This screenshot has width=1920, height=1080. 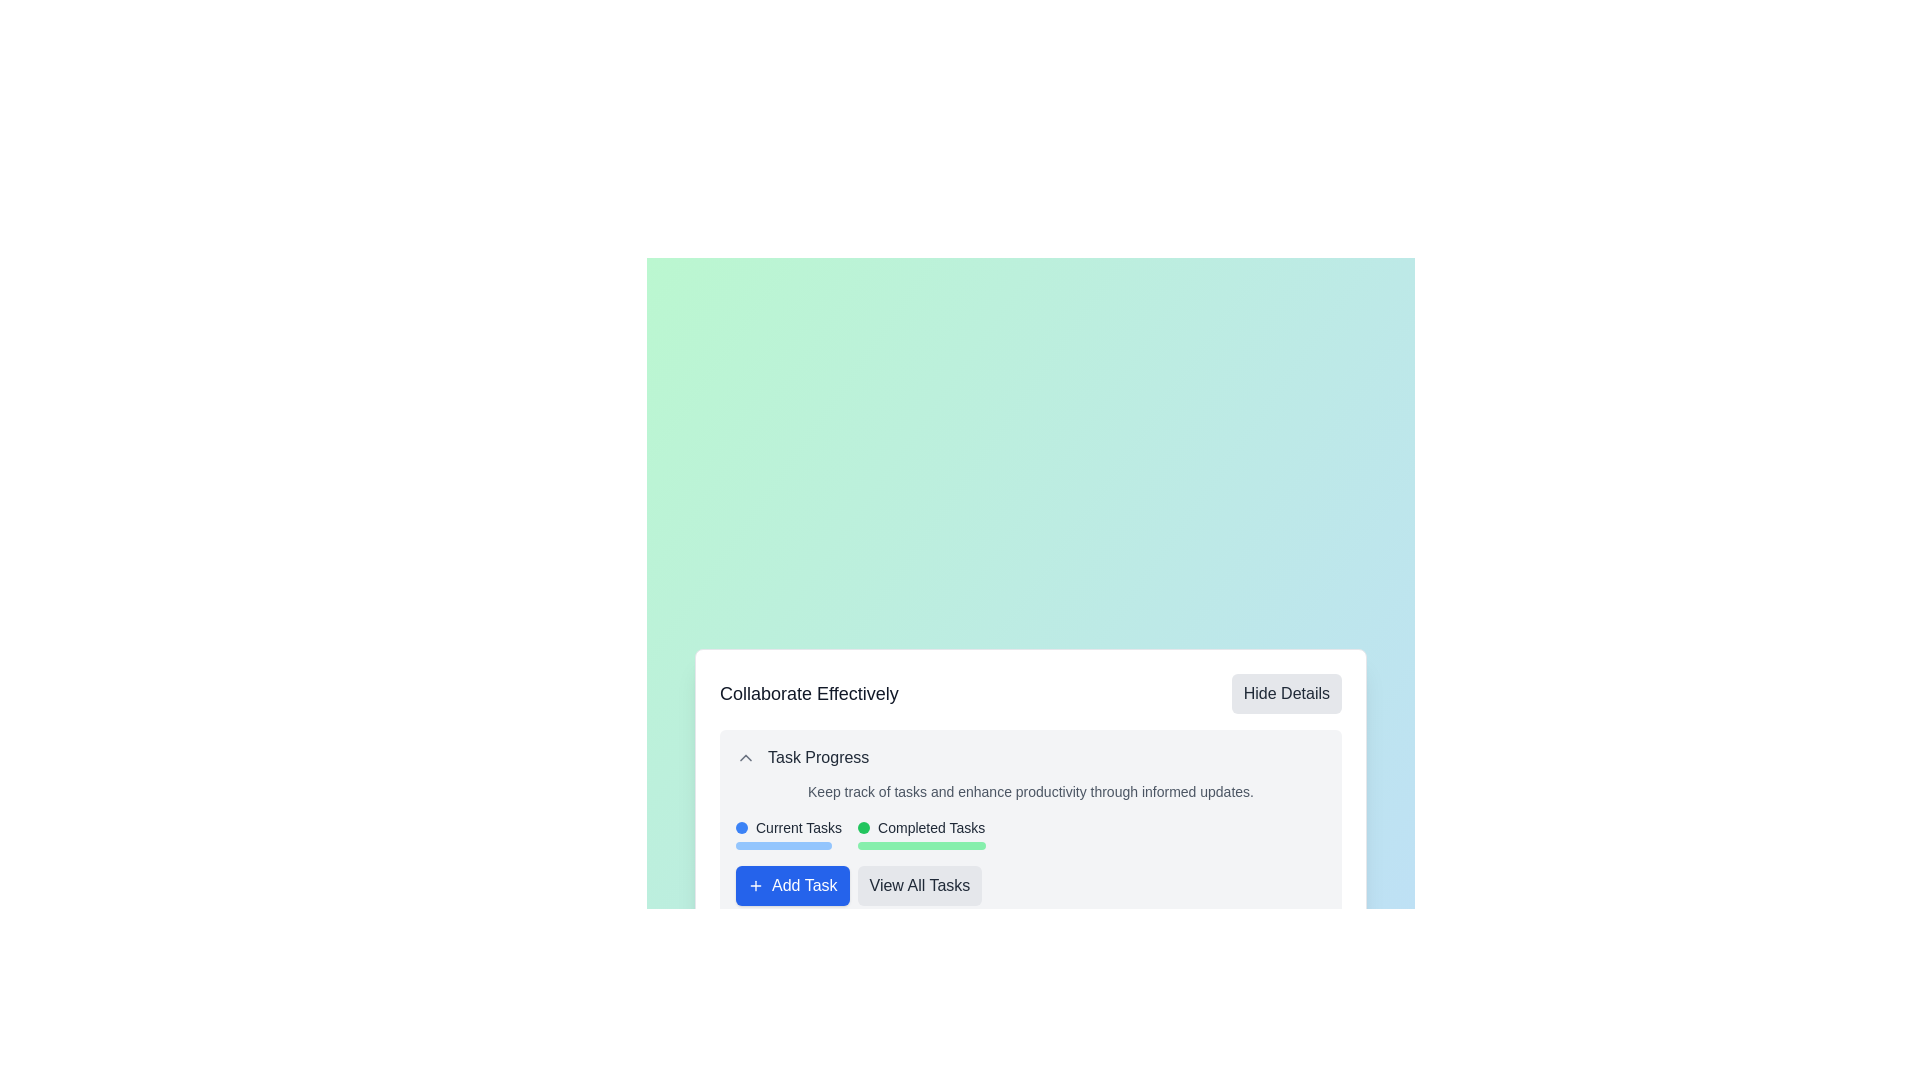 I want to click on the green indicator dot for 'Completed Tasks' located to the left of the corresponding text label, so click(x=864, y=828).